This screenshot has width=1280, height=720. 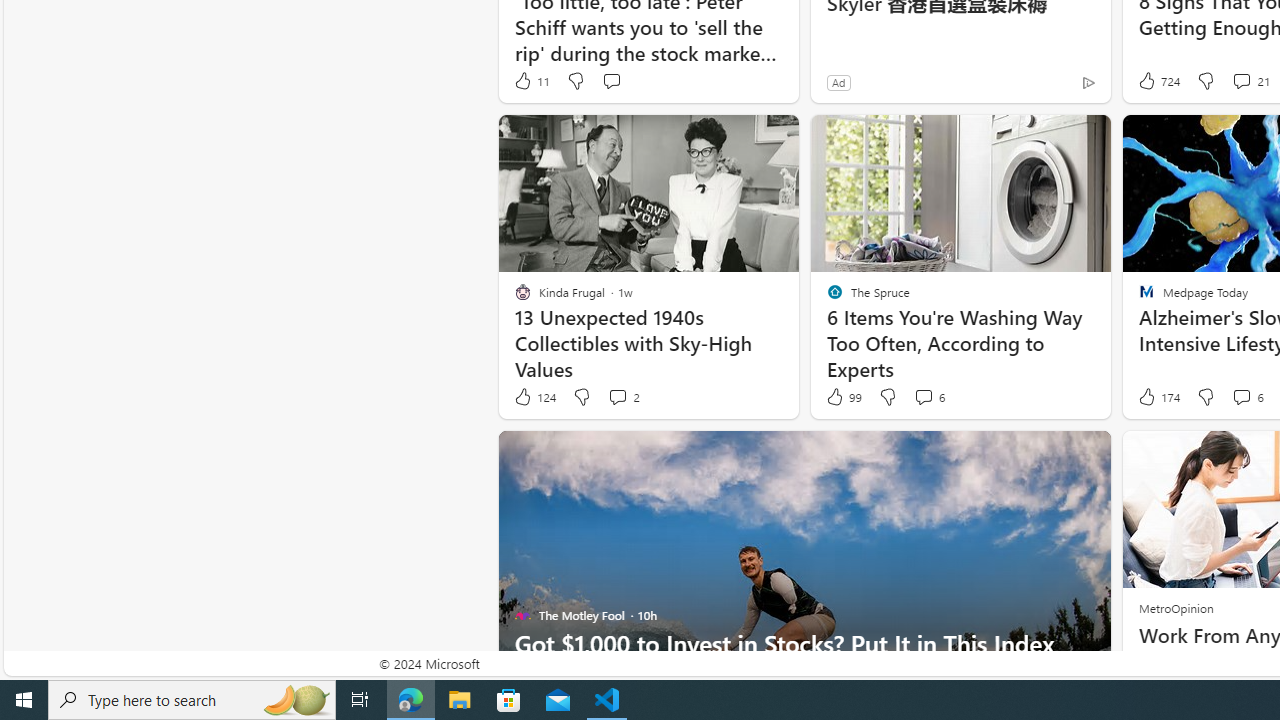 I want to click on '124 Like', so click(x=534, y=397).